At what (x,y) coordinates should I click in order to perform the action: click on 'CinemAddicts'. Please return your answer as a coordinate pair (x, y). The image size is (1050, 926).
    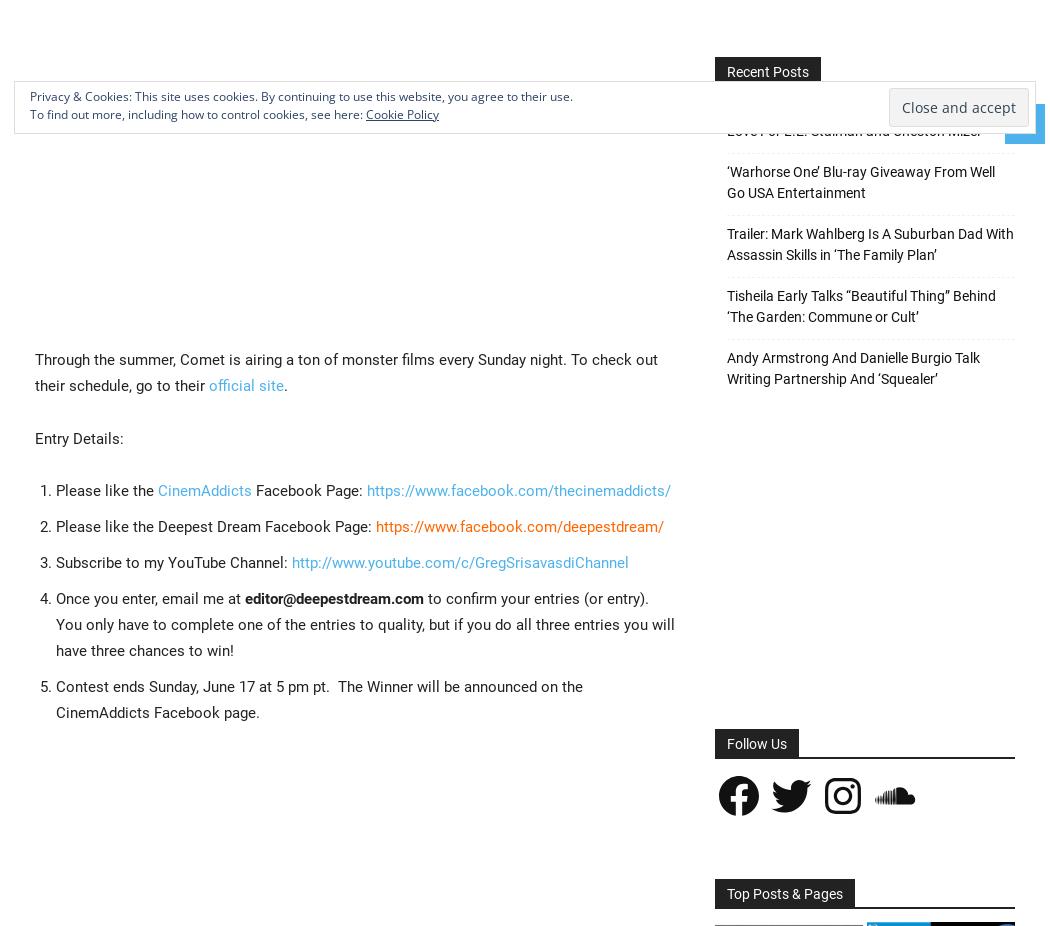
    Looking at the image, I should click on (158, 489).